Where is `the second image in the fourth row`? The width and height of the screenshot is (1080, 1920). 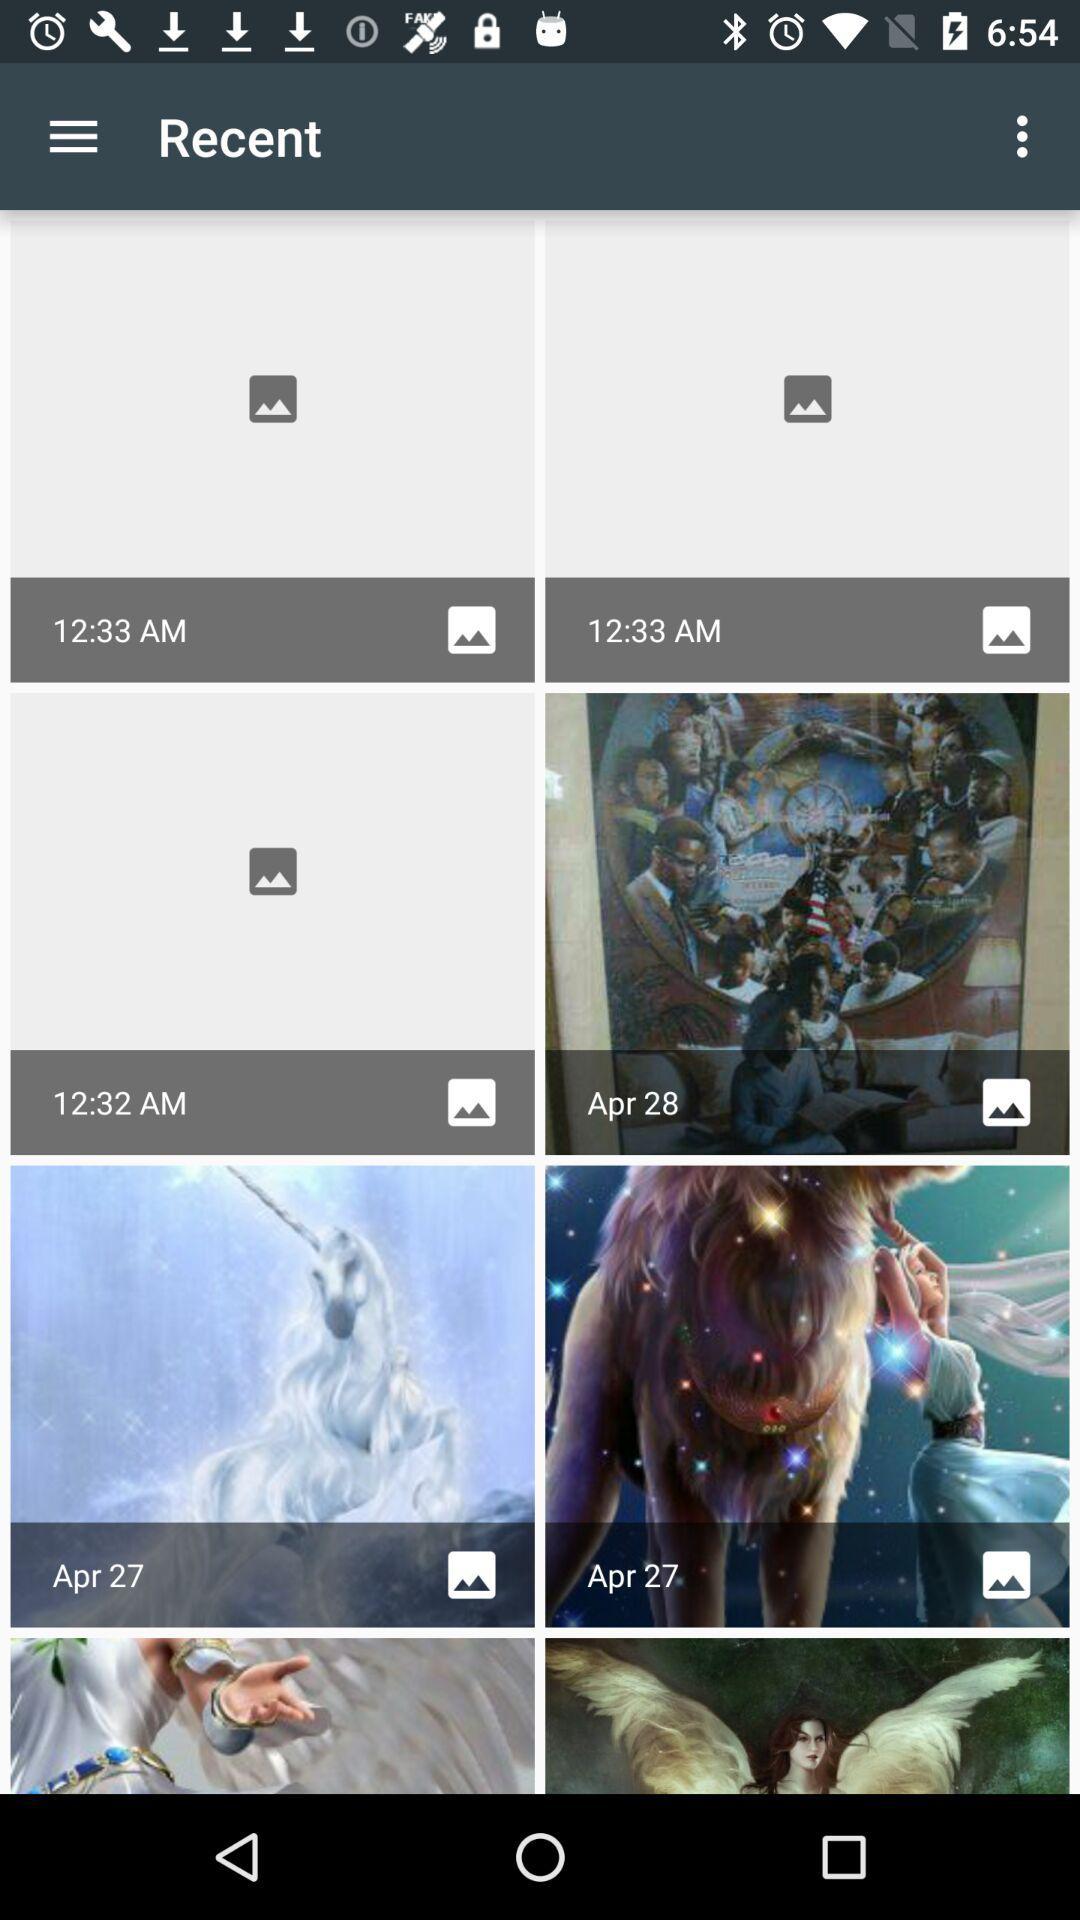 the second image in the fourth row is located at coordinates (806, 1714).